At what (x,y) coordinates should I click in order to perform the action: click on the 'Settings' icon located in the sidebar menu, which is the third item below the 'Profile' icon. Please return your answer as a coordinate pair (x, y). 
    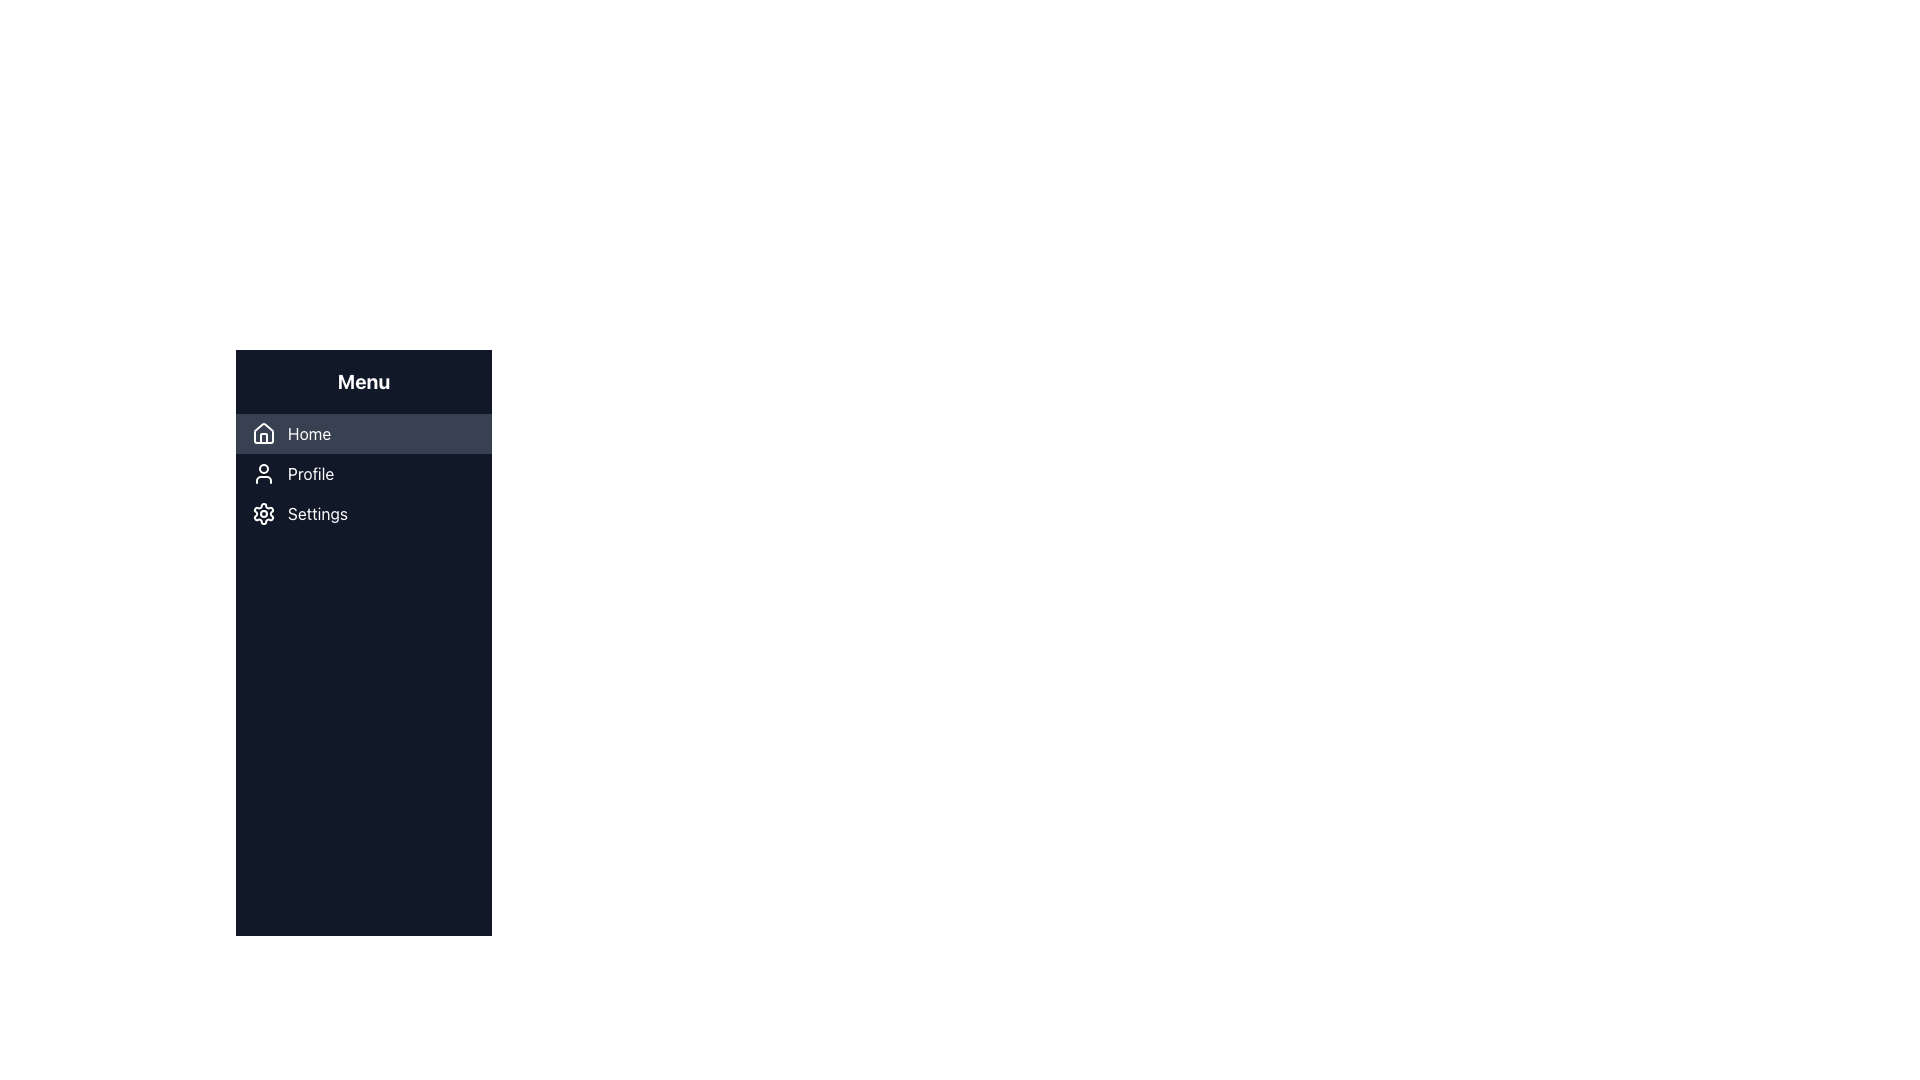
    Looking at the image, I should click on (263, 512).